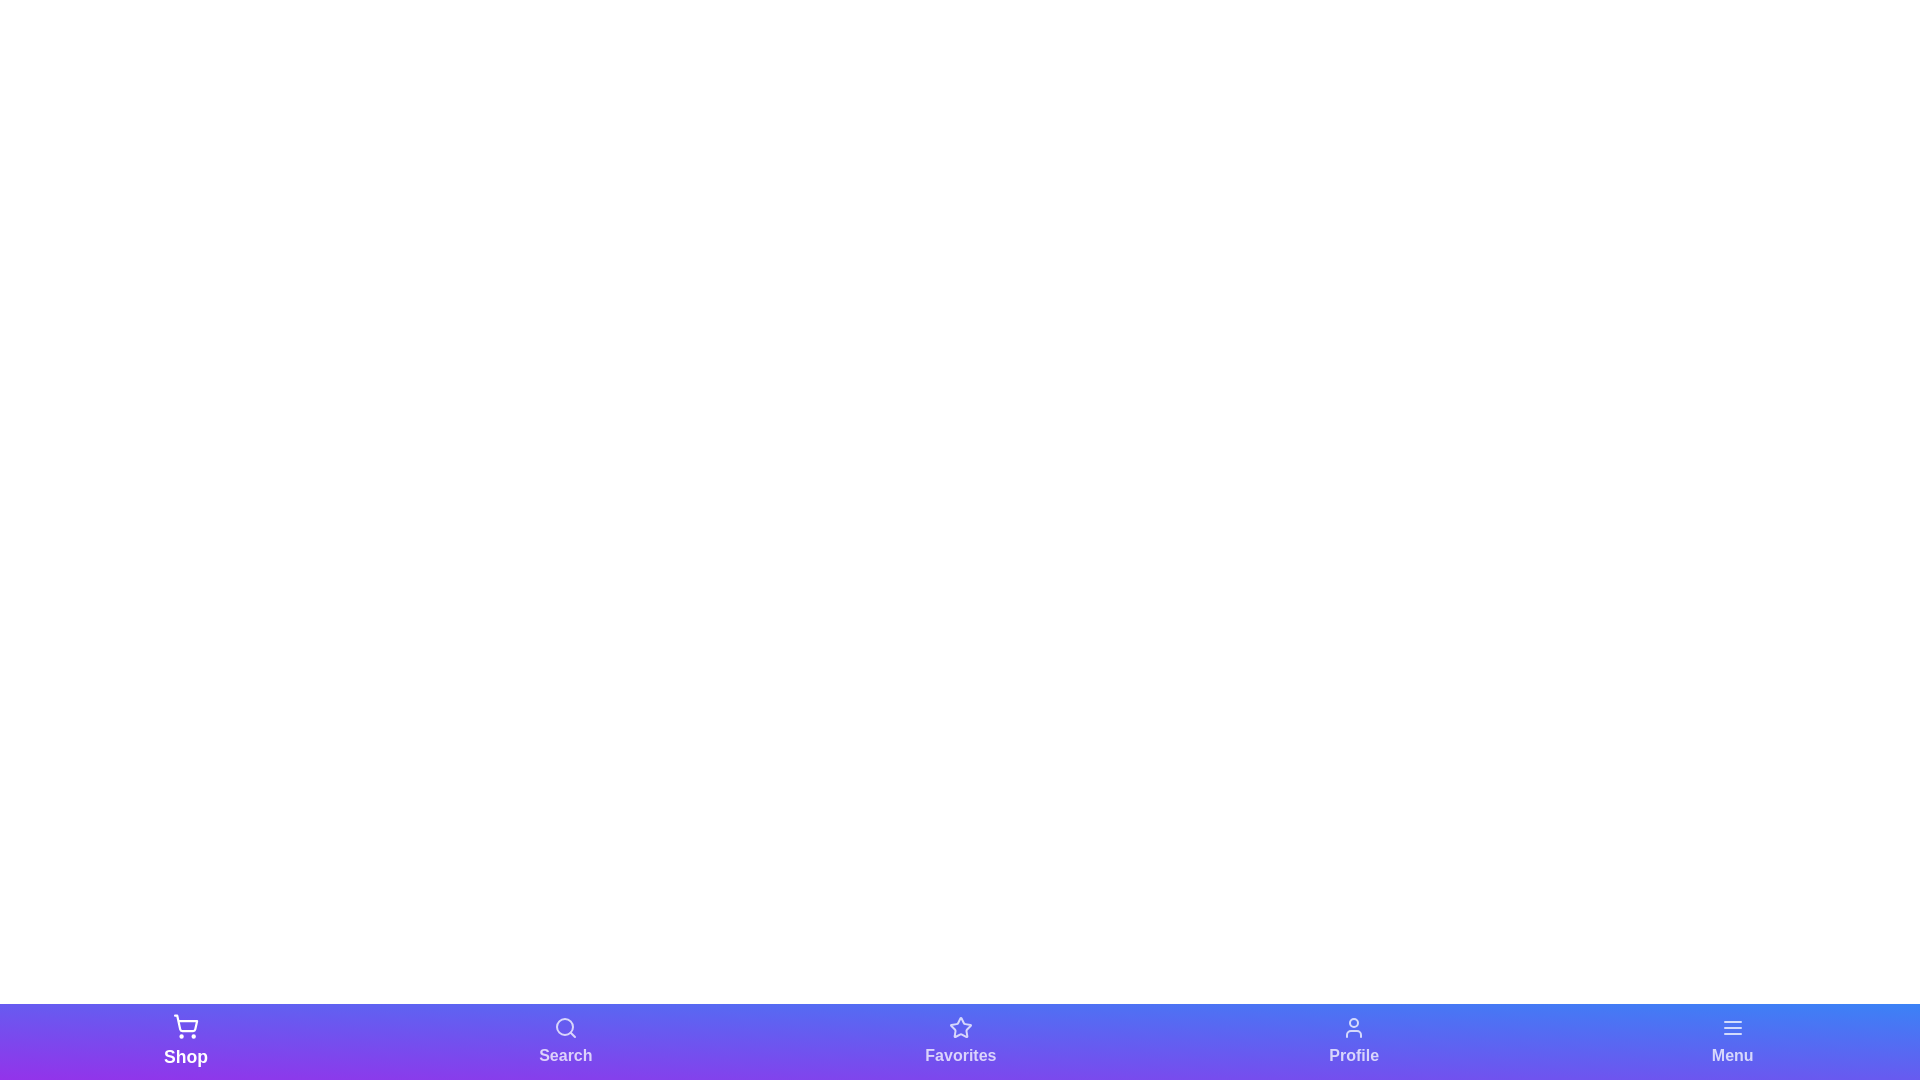  Describe the element at coordinates (186, 1040) in the screenshot. I see `the navigation bar element labeled Shop` at that location.